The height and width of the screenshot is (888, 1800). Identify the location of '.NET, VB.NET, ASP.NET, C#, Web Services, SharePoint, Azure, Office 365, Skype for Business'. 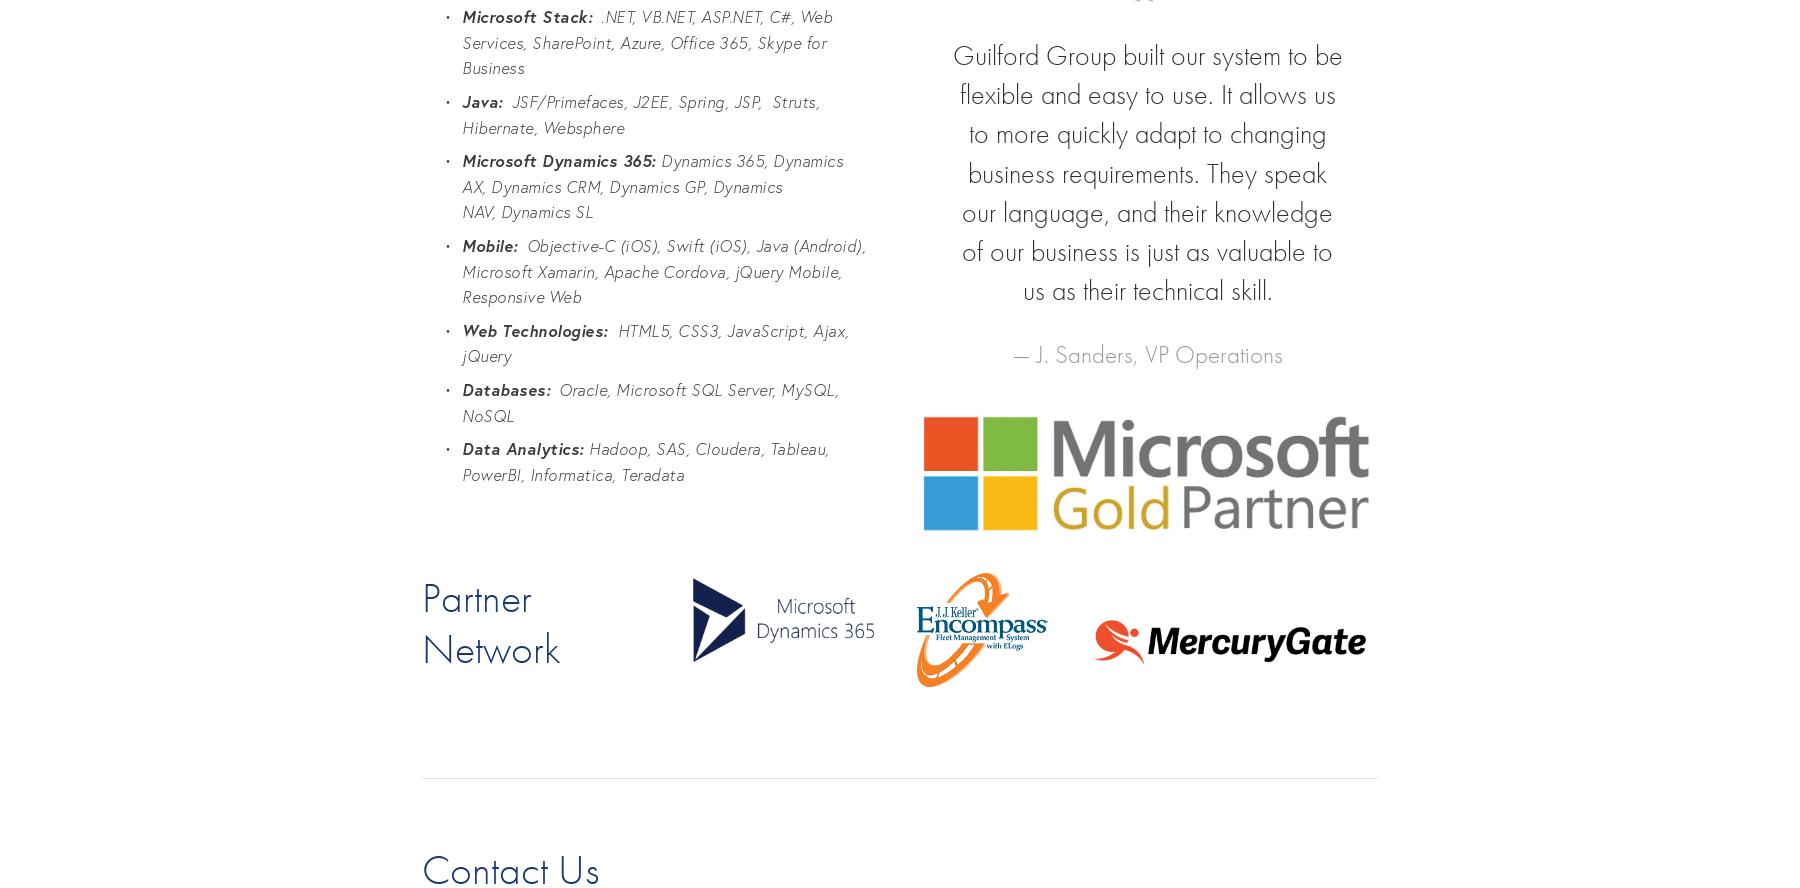
(649, 42).